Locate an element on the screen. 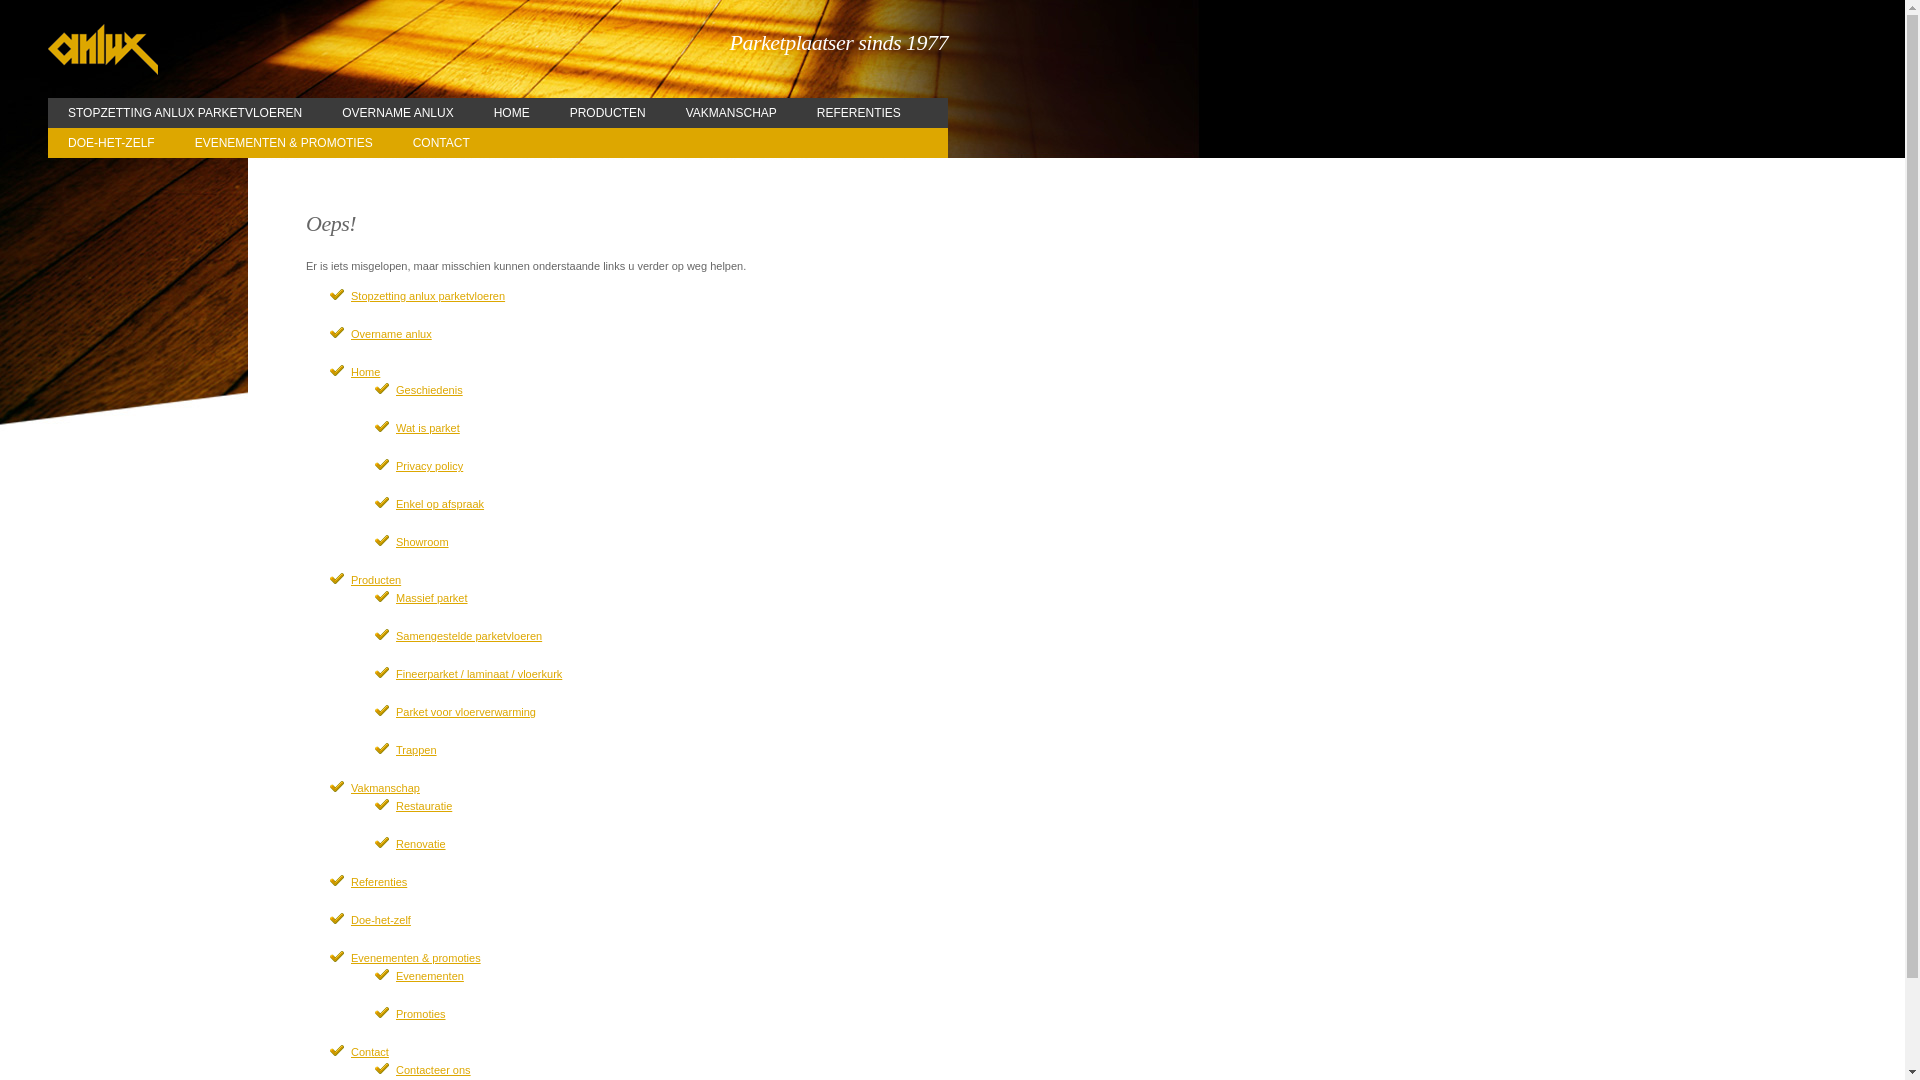 The width and height of the screenshot is (1920, 1080). 'STOPZETTING ANLUX PARKETVLOEREN' is located at coordinates (185, 112).